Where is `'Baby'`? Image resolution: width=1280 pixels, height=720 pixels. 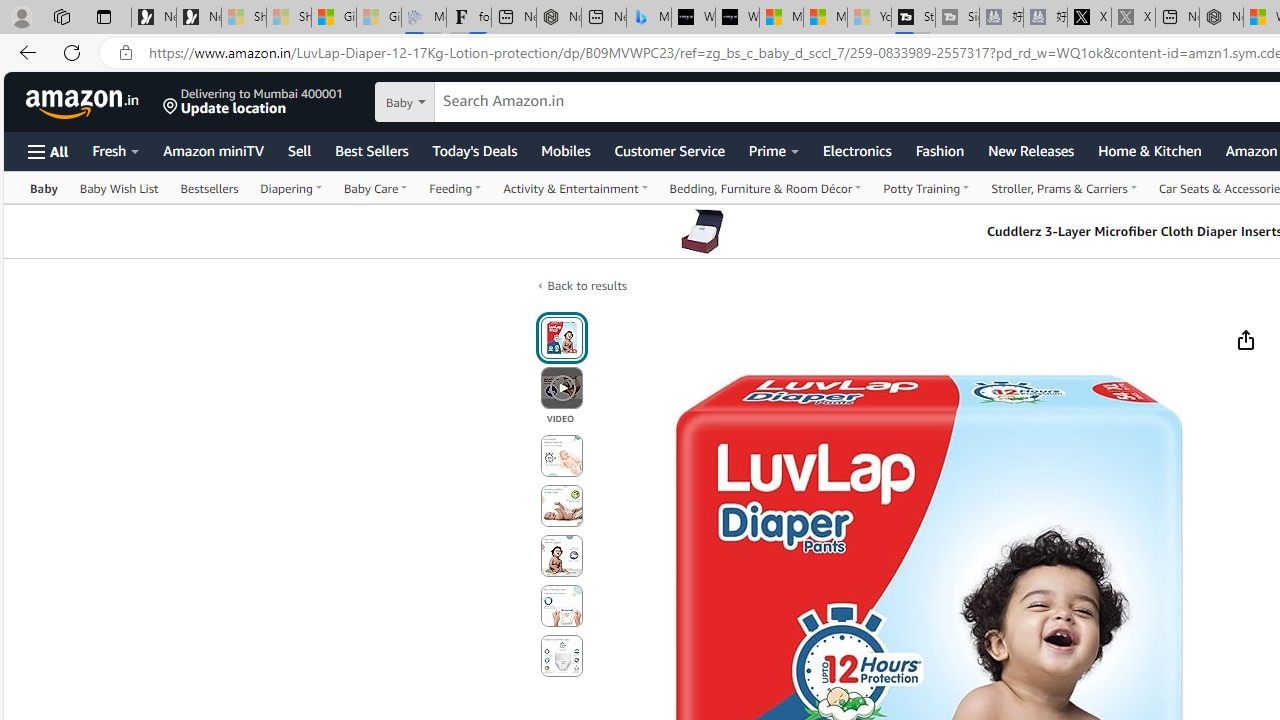 'Baby' is located at coordinates (44, 187).